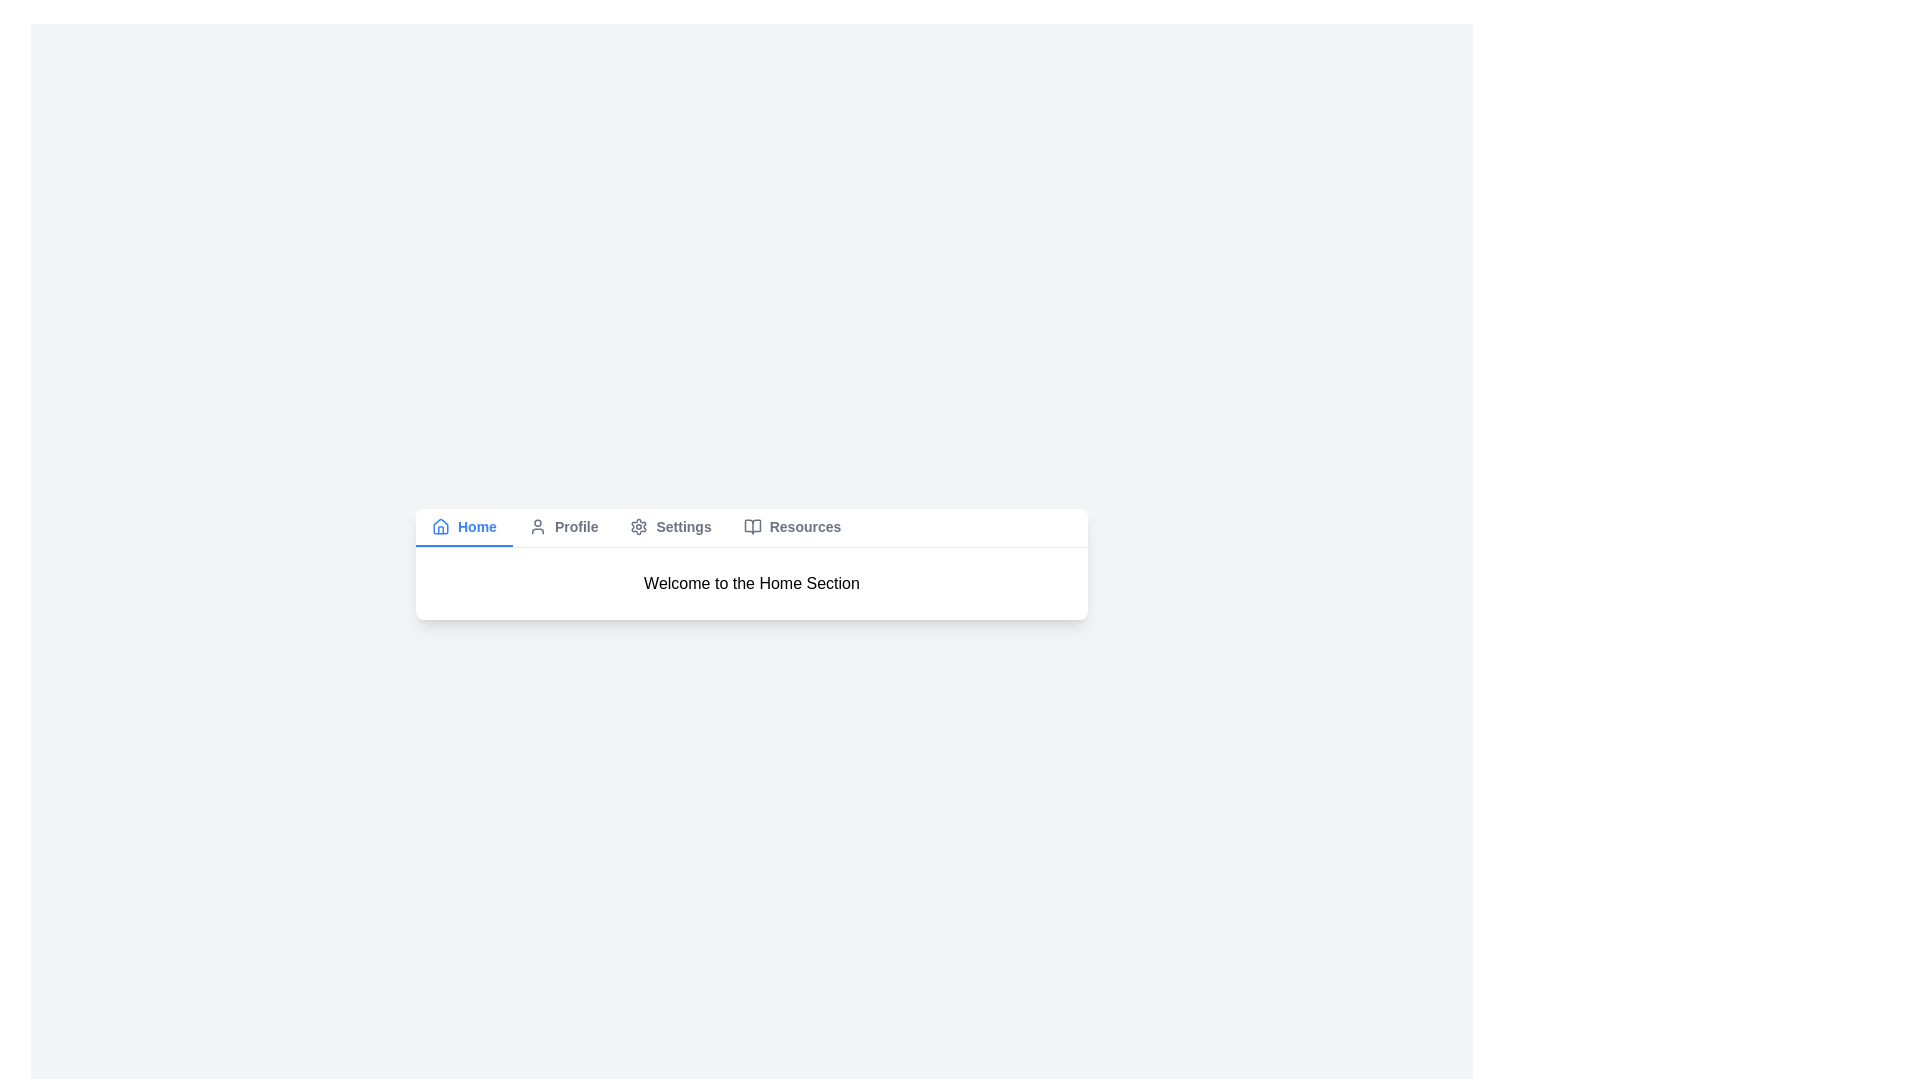 Image resolution: width=1920 pixels, height=1080 pixels. What do you see at coordinates (562, 526) in the screenshot?
I see `the 'Profile' navigation link in the horizontal navigation bar` at bounding box center [562, 526].